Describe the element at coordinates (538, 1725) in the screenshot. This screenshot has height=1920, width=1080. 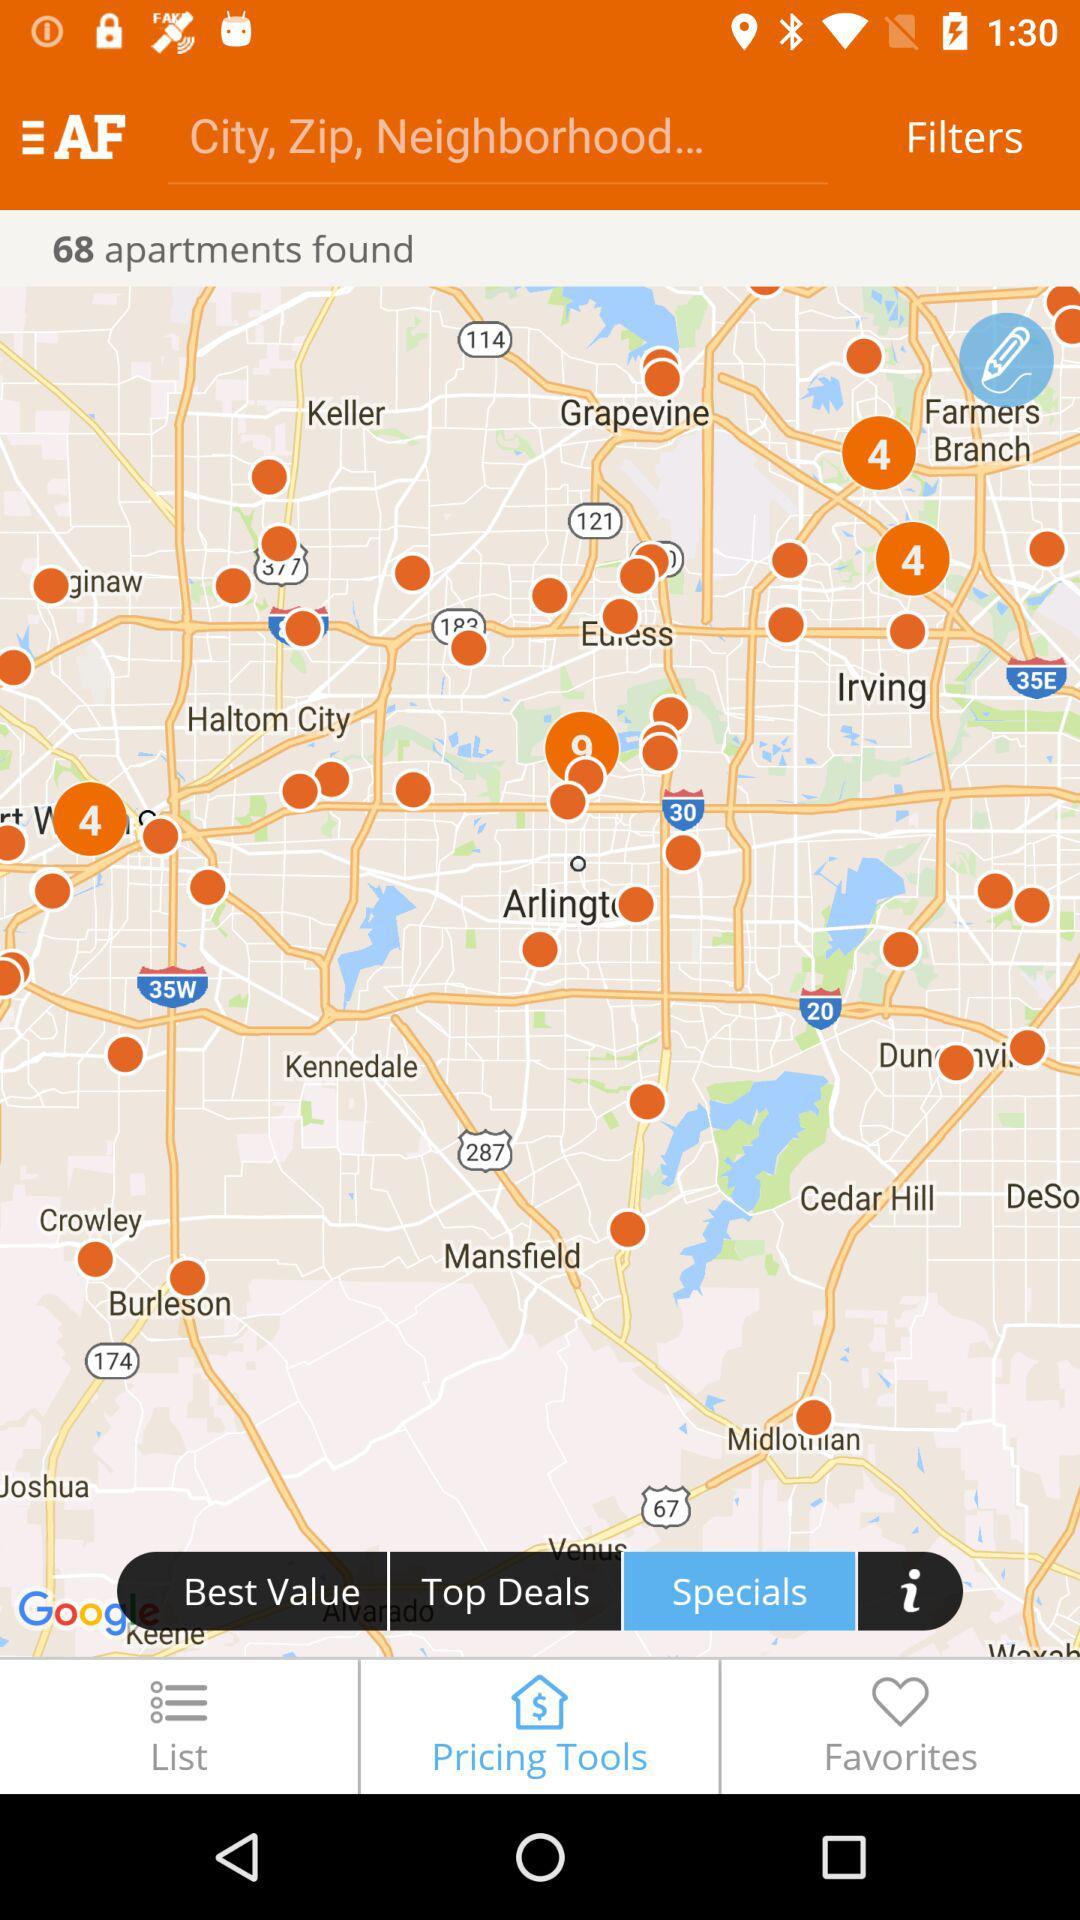
I see `the item next to favorites item` at that location.